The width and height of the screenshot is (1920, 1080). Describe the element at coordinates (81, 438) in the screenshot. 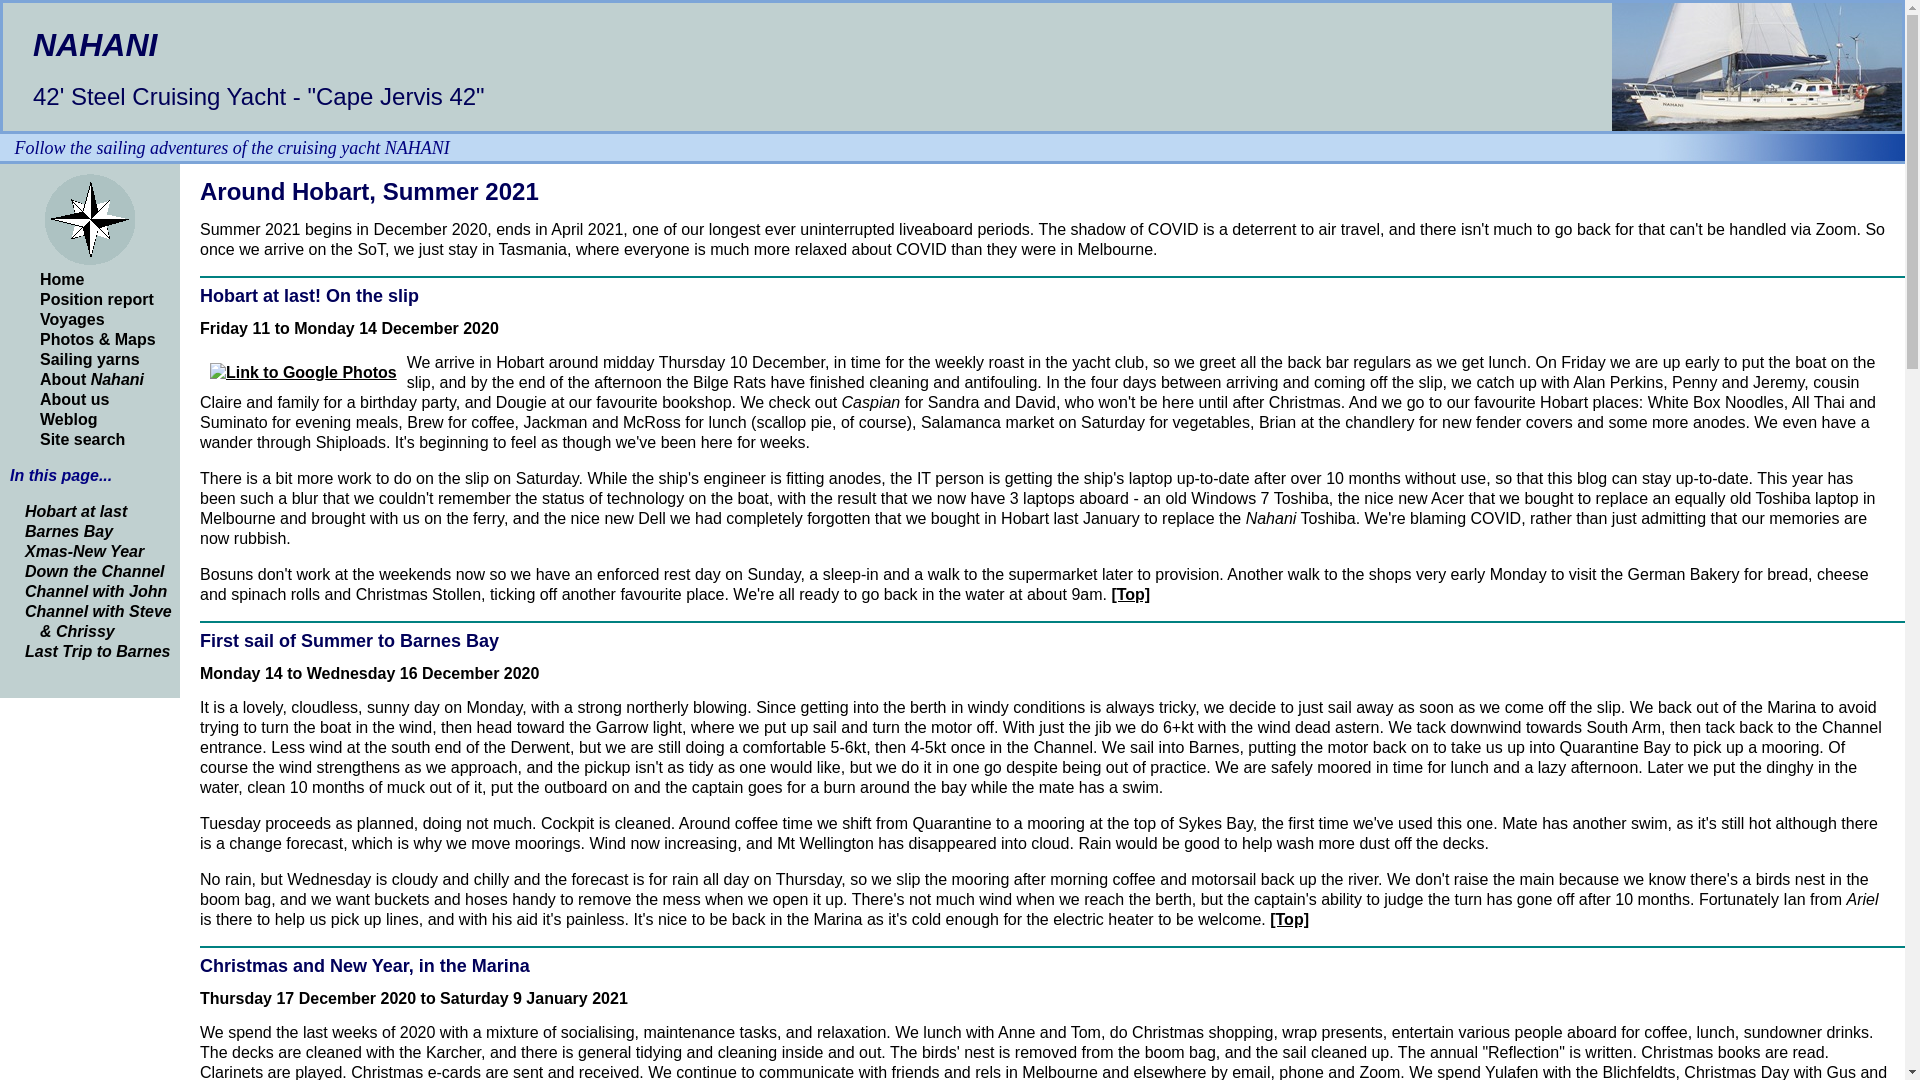

I see `'Site search'` at that location.